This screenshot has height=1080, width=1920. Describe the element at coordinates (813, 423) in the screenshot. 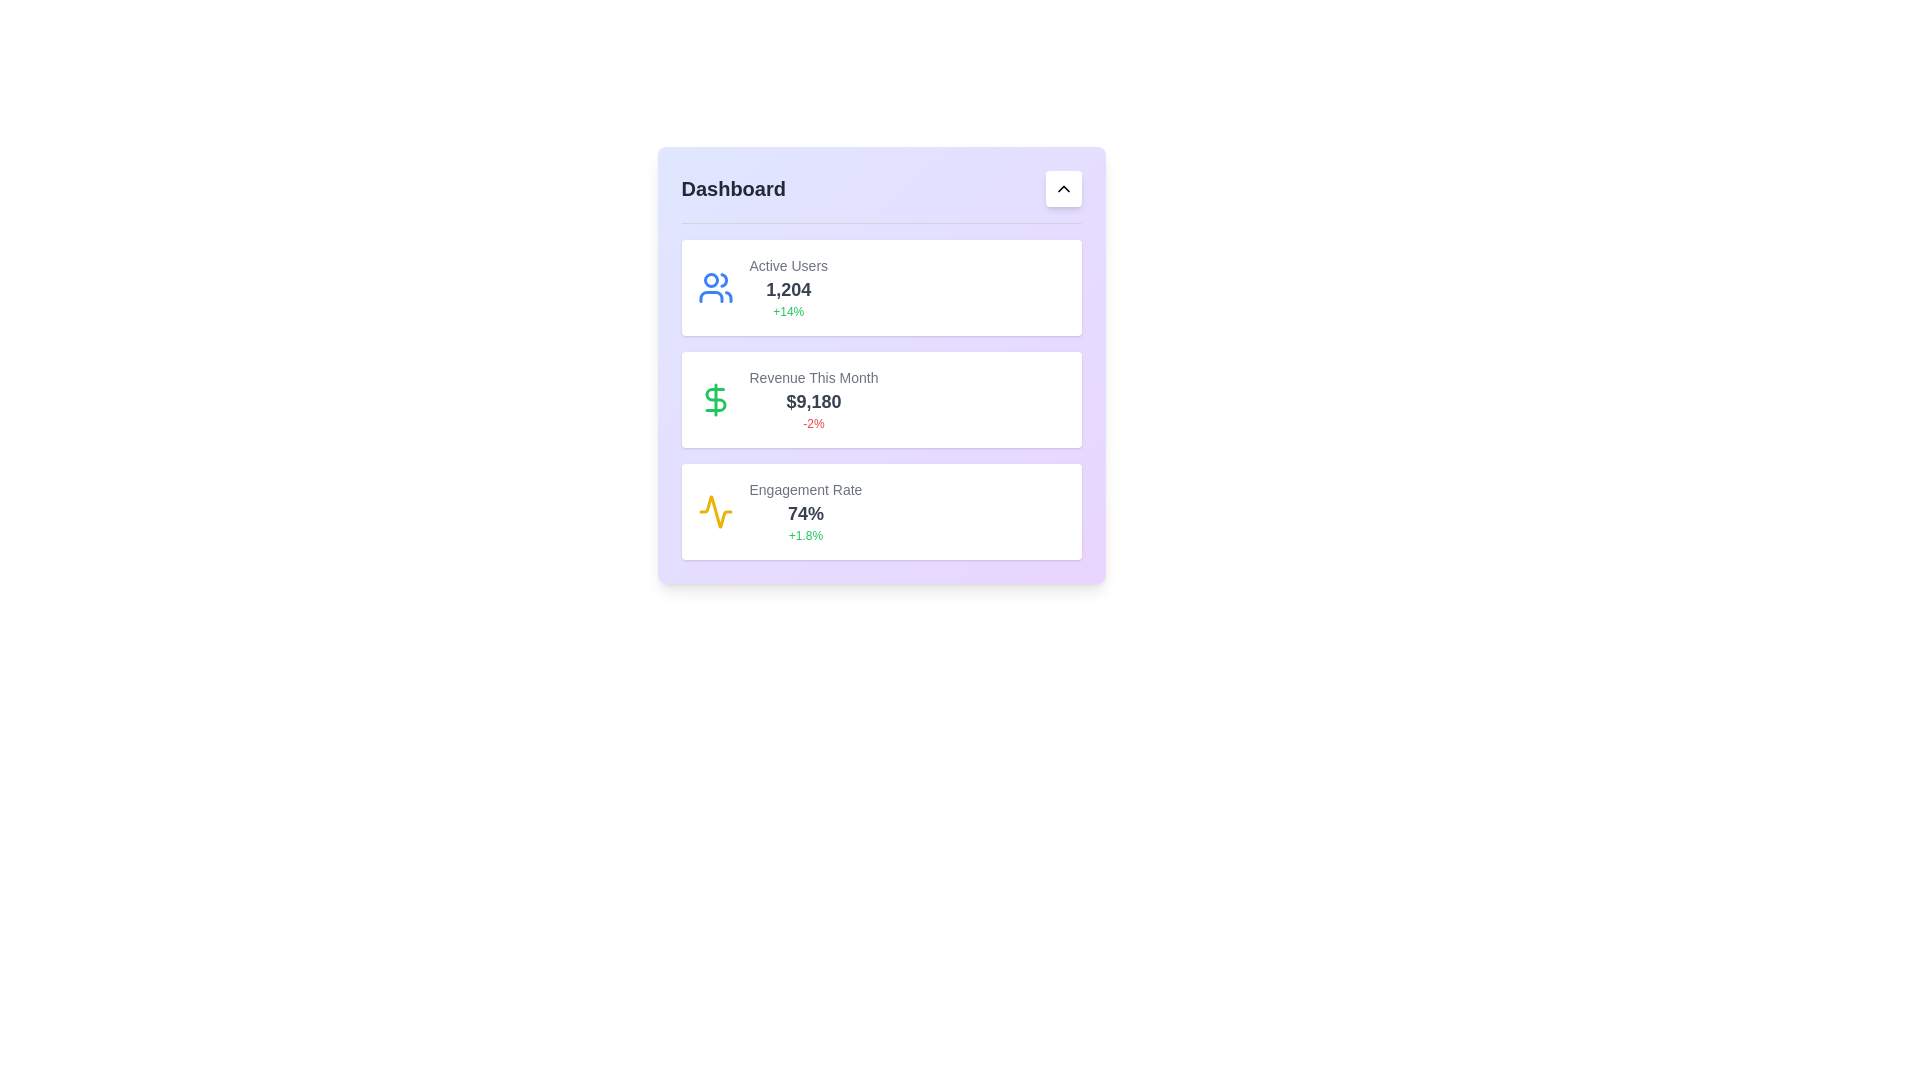

I see `the static text label displaying the percentage value '-2%' in red color, which is located below the main metric '$9,180' in the 'Revenue This Month' card` at that location.